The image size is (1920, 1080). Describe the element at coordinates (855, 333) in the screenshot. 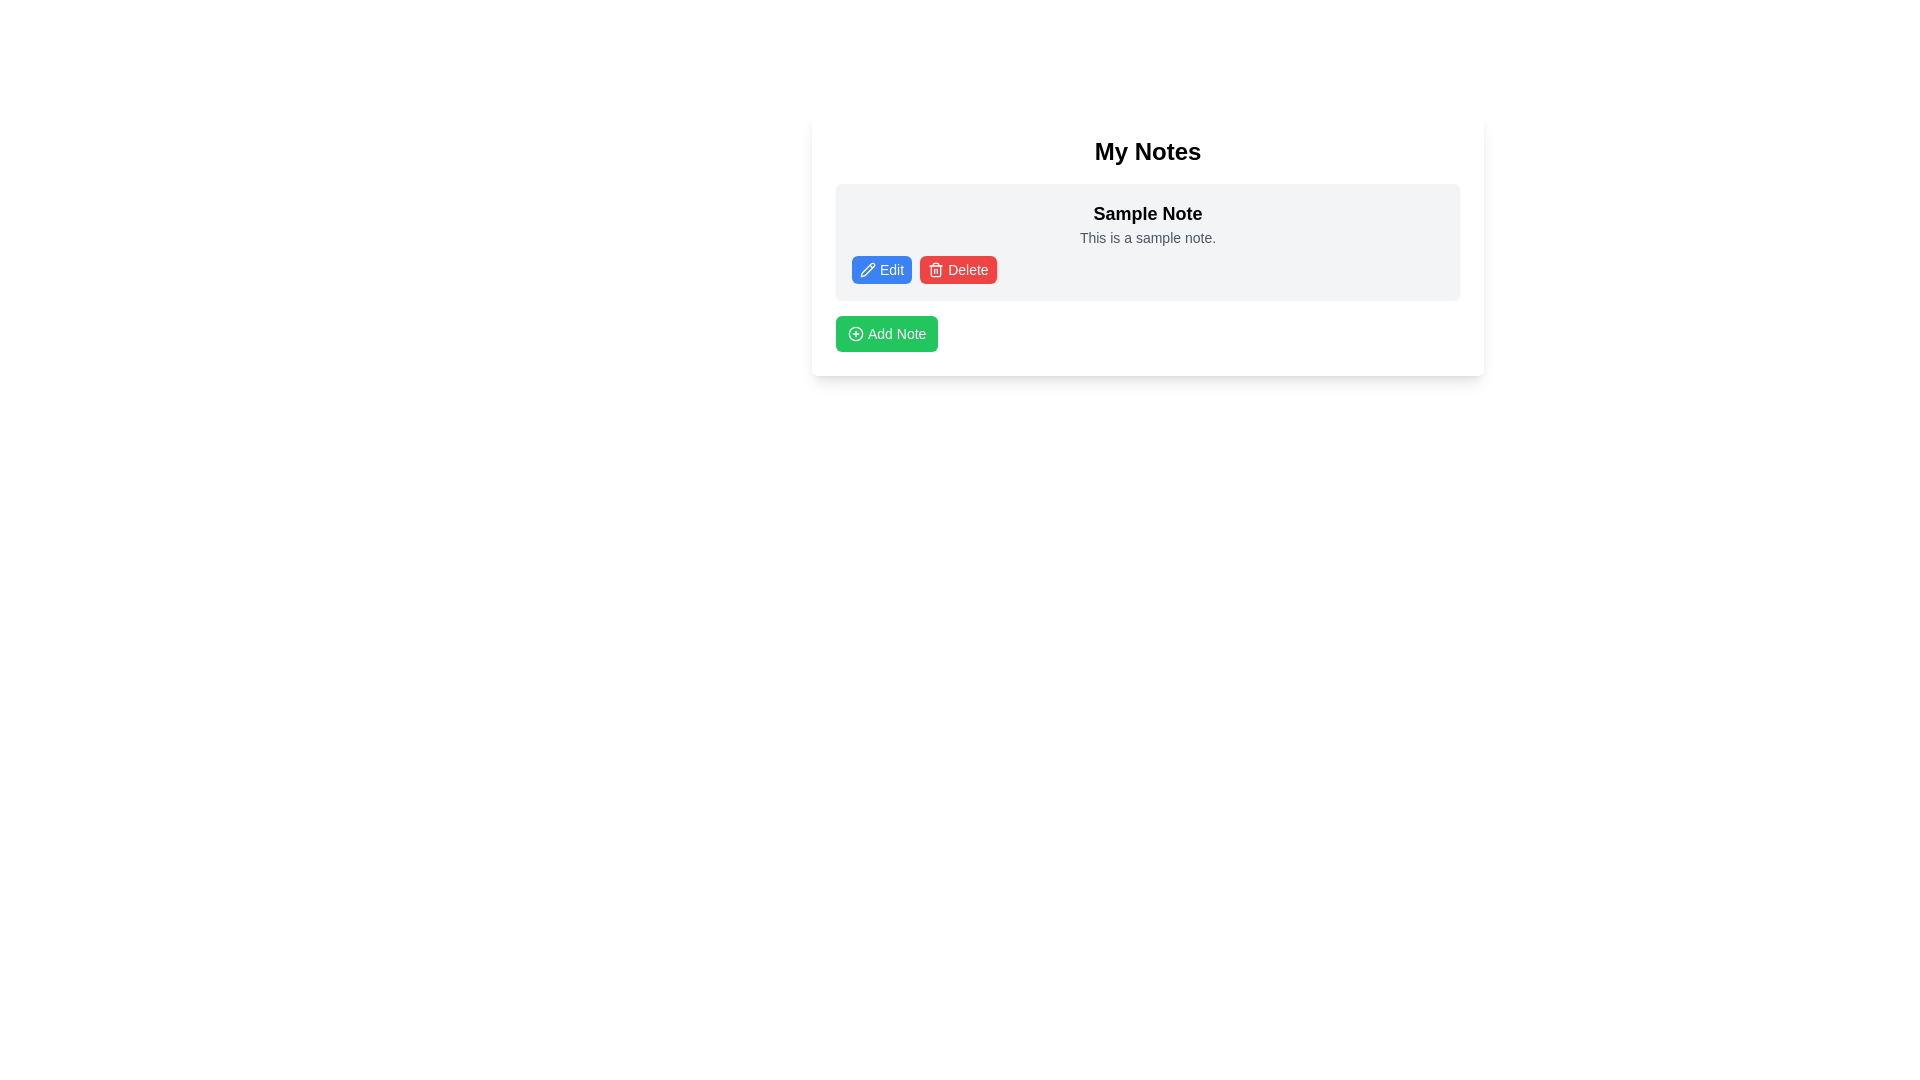

I see `the add note icon, which is a circular icon located on the left side of the 'Add Note' button, near the lower-left corner of the user interface` at that location.